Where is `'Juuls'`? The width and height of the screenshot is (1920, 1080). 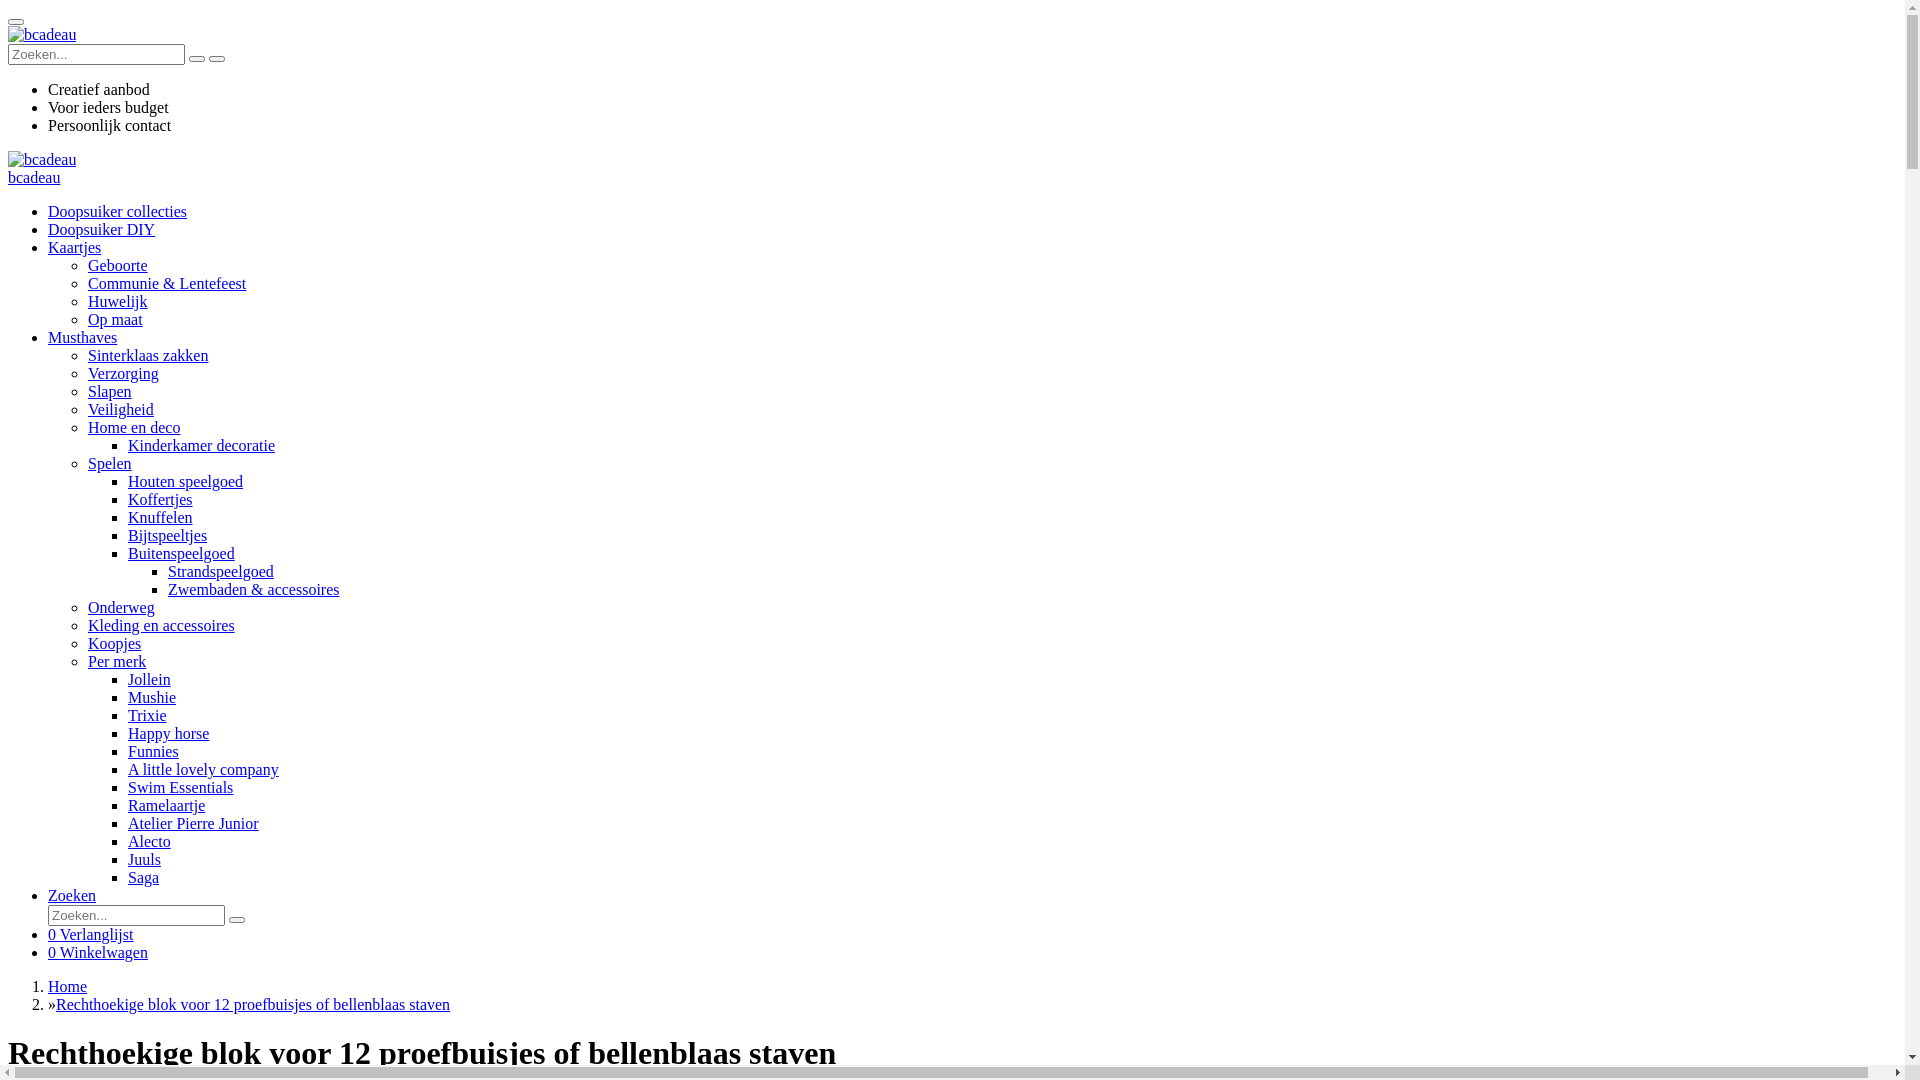
'Juuls' is located at coordinates (143, 858).